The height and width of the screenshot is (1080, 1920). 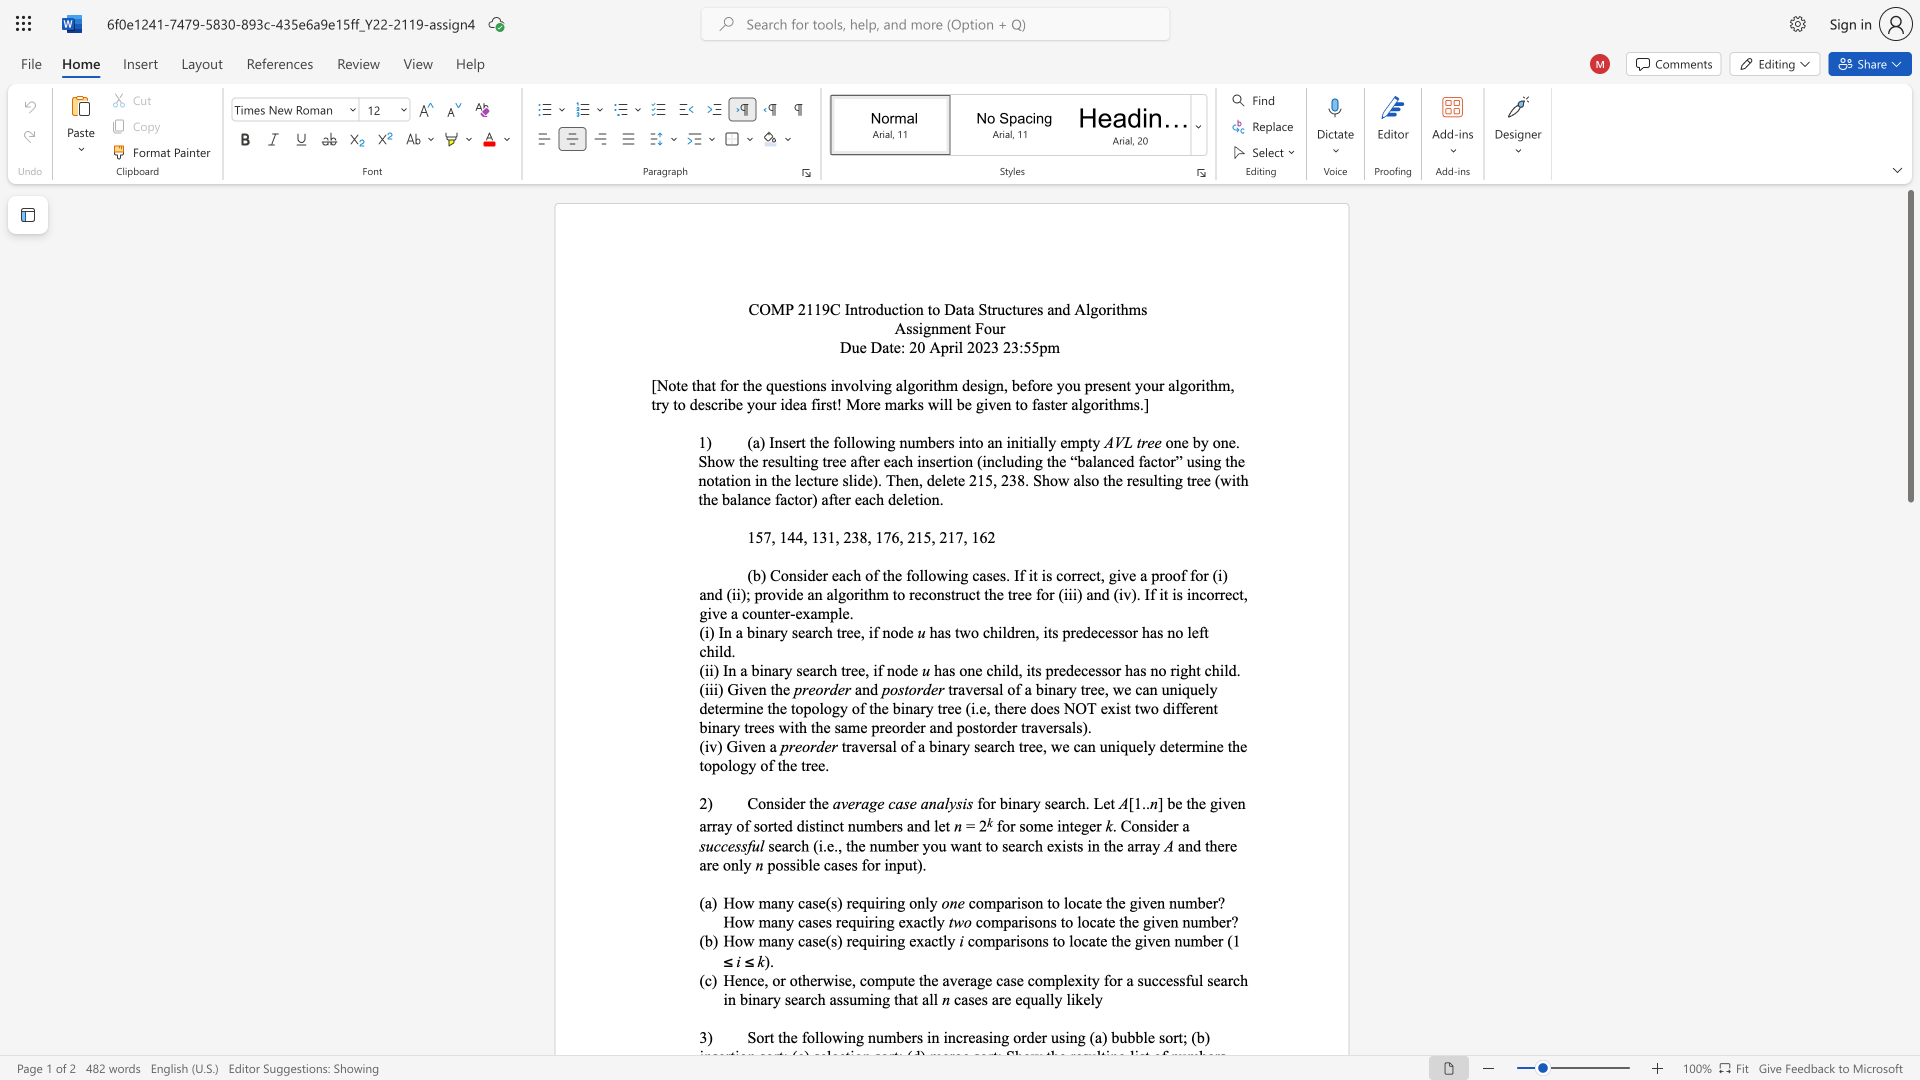 What do you see at coordinates (876, 346) in the screenshot?
I see `the 2th character "D" in the text` at bounding box center [876, 346].